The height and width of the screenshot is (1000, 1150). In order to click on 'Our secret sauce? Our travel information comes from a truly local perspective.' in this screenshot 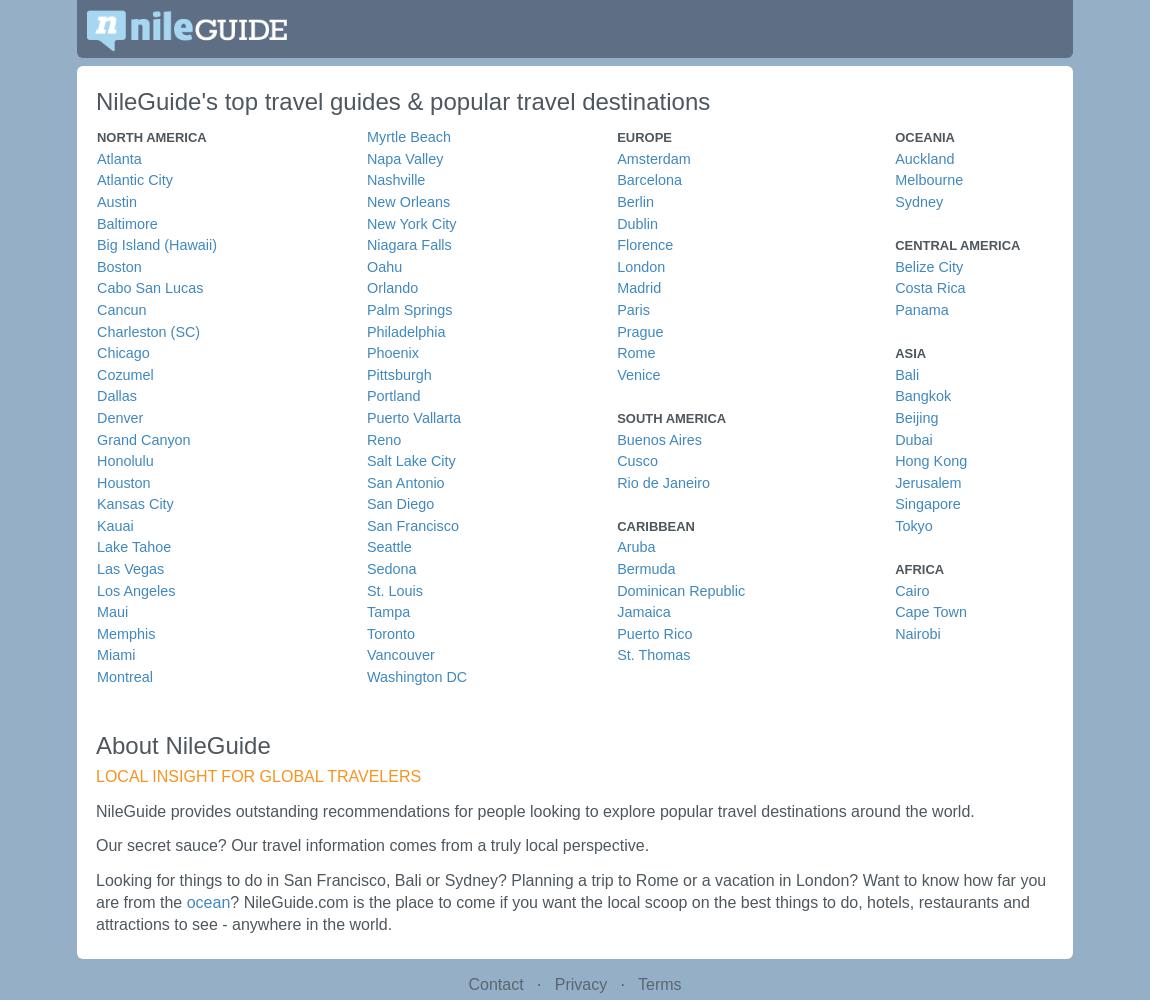, I will do `click(372, 844)`.